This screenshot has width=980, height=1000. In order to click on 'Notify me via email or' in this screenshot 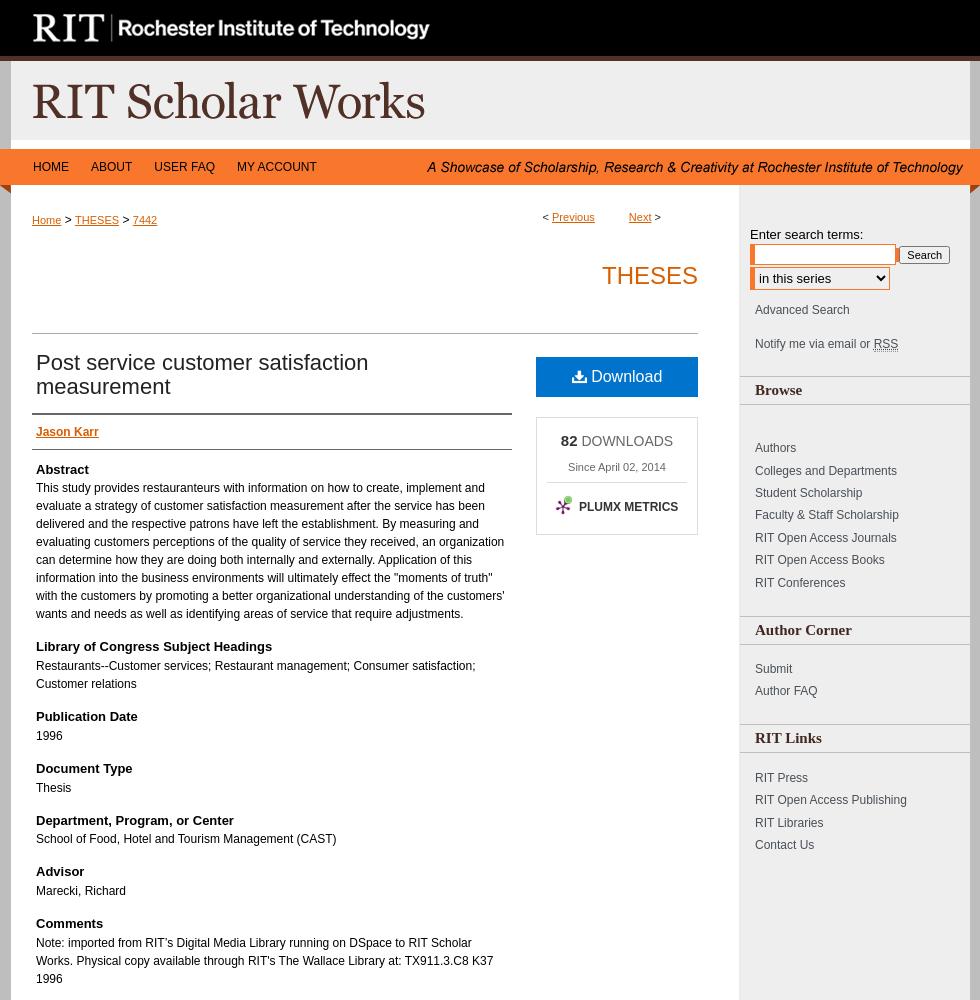, I will do `click(813, 342)`.